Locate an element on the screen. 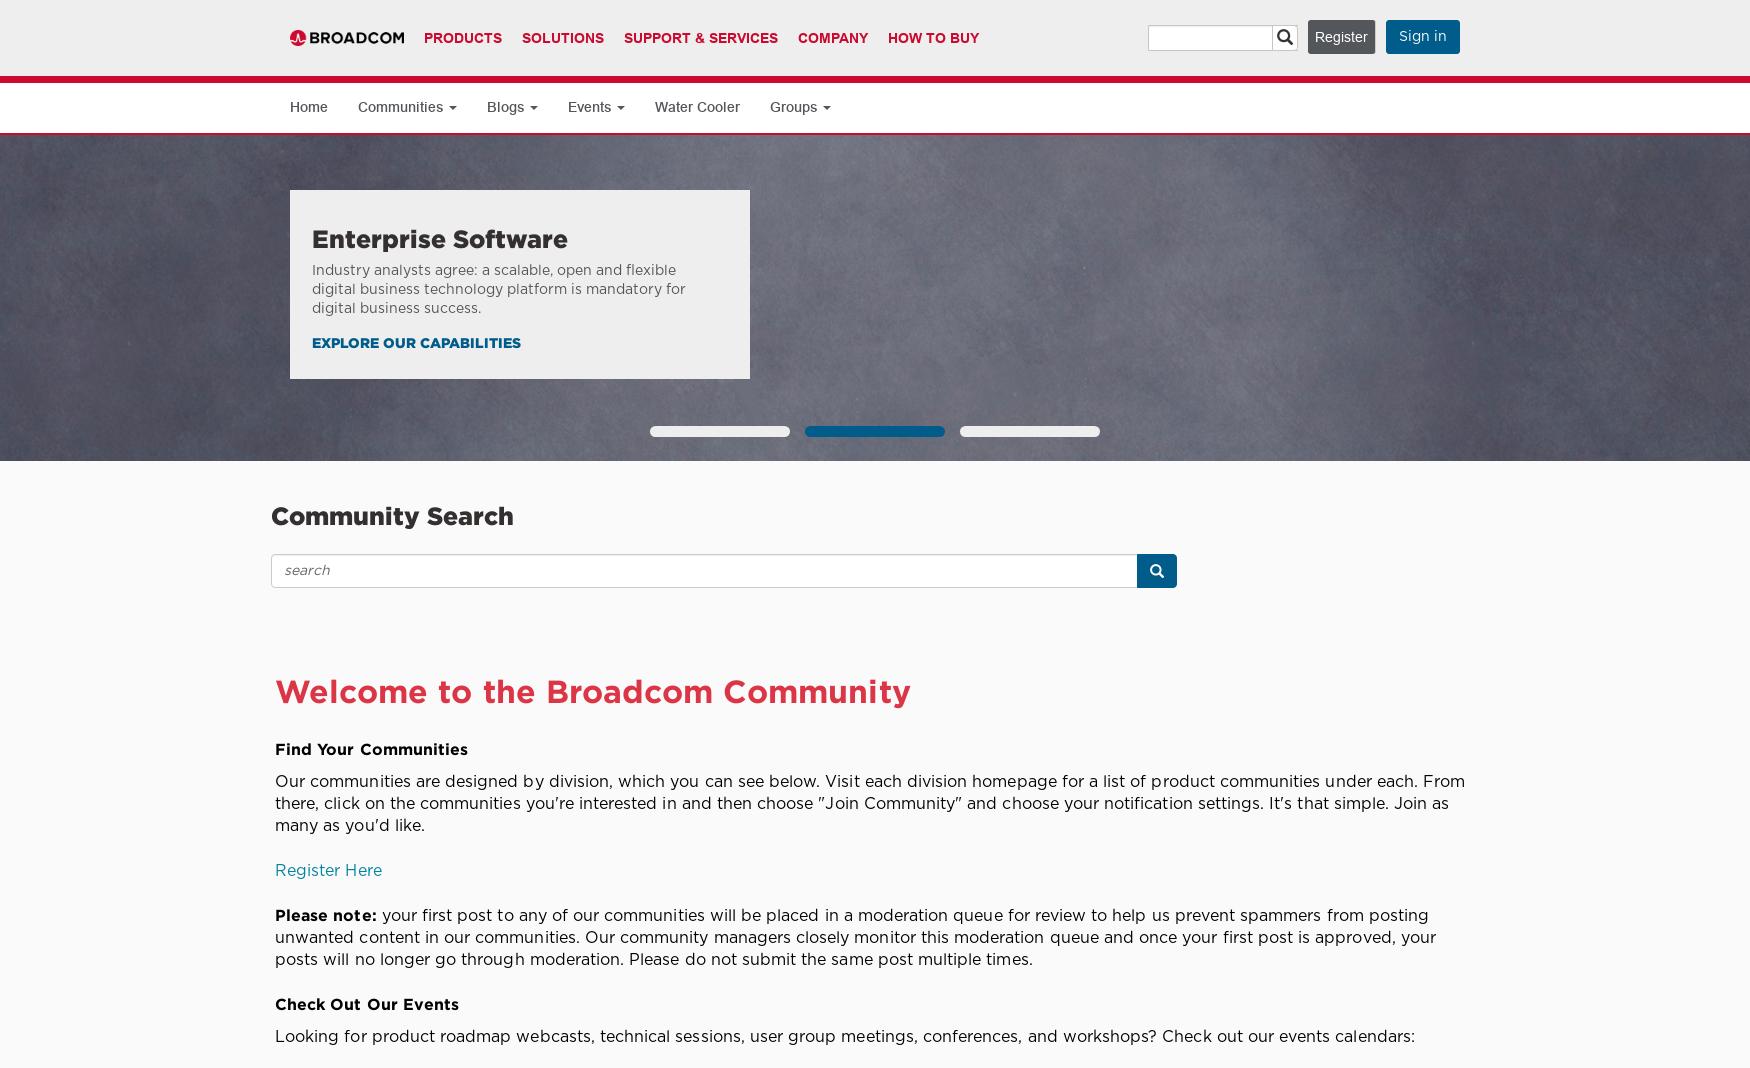 This screenshot has width=1750, height=1068. 'Sign in' is located at coordinates (1397, 35).